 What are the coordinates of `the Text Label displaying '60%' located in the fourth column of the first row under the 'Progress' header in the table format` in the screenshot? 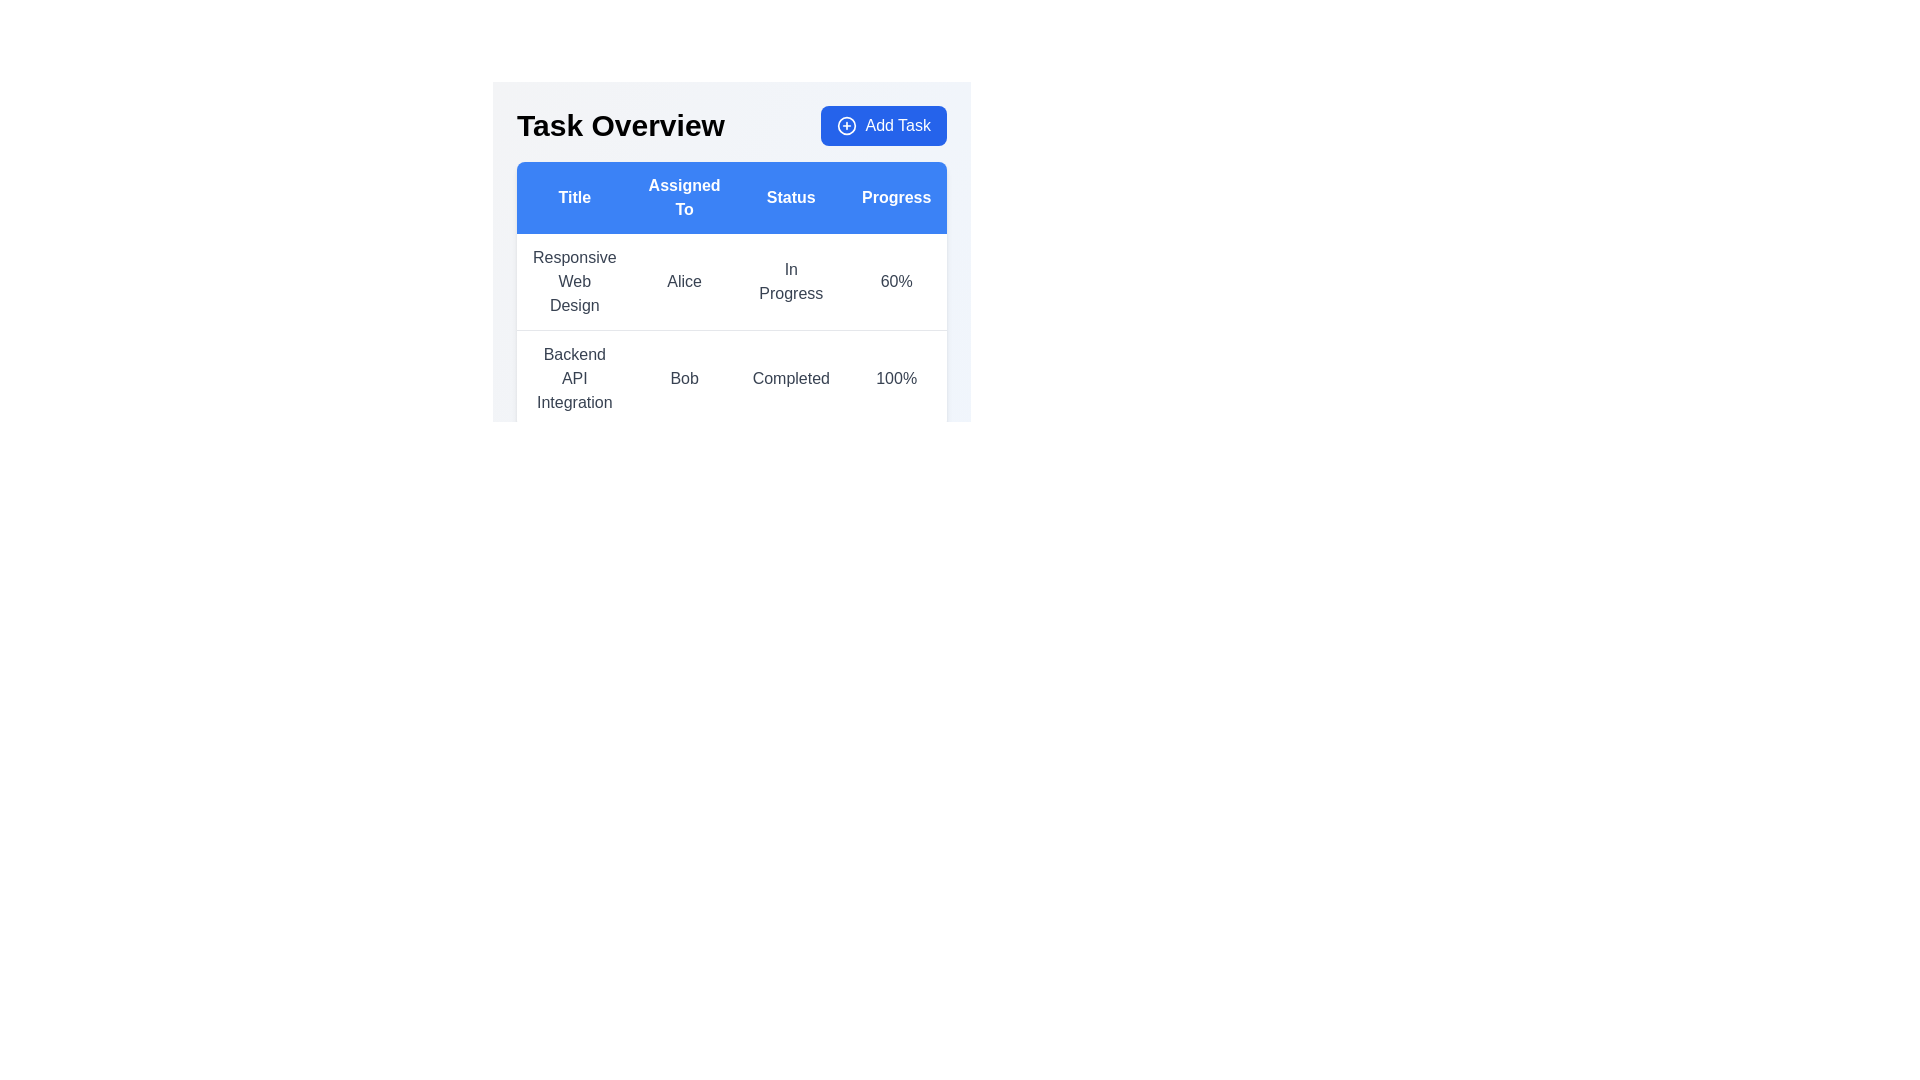 It's located at (895, 282).